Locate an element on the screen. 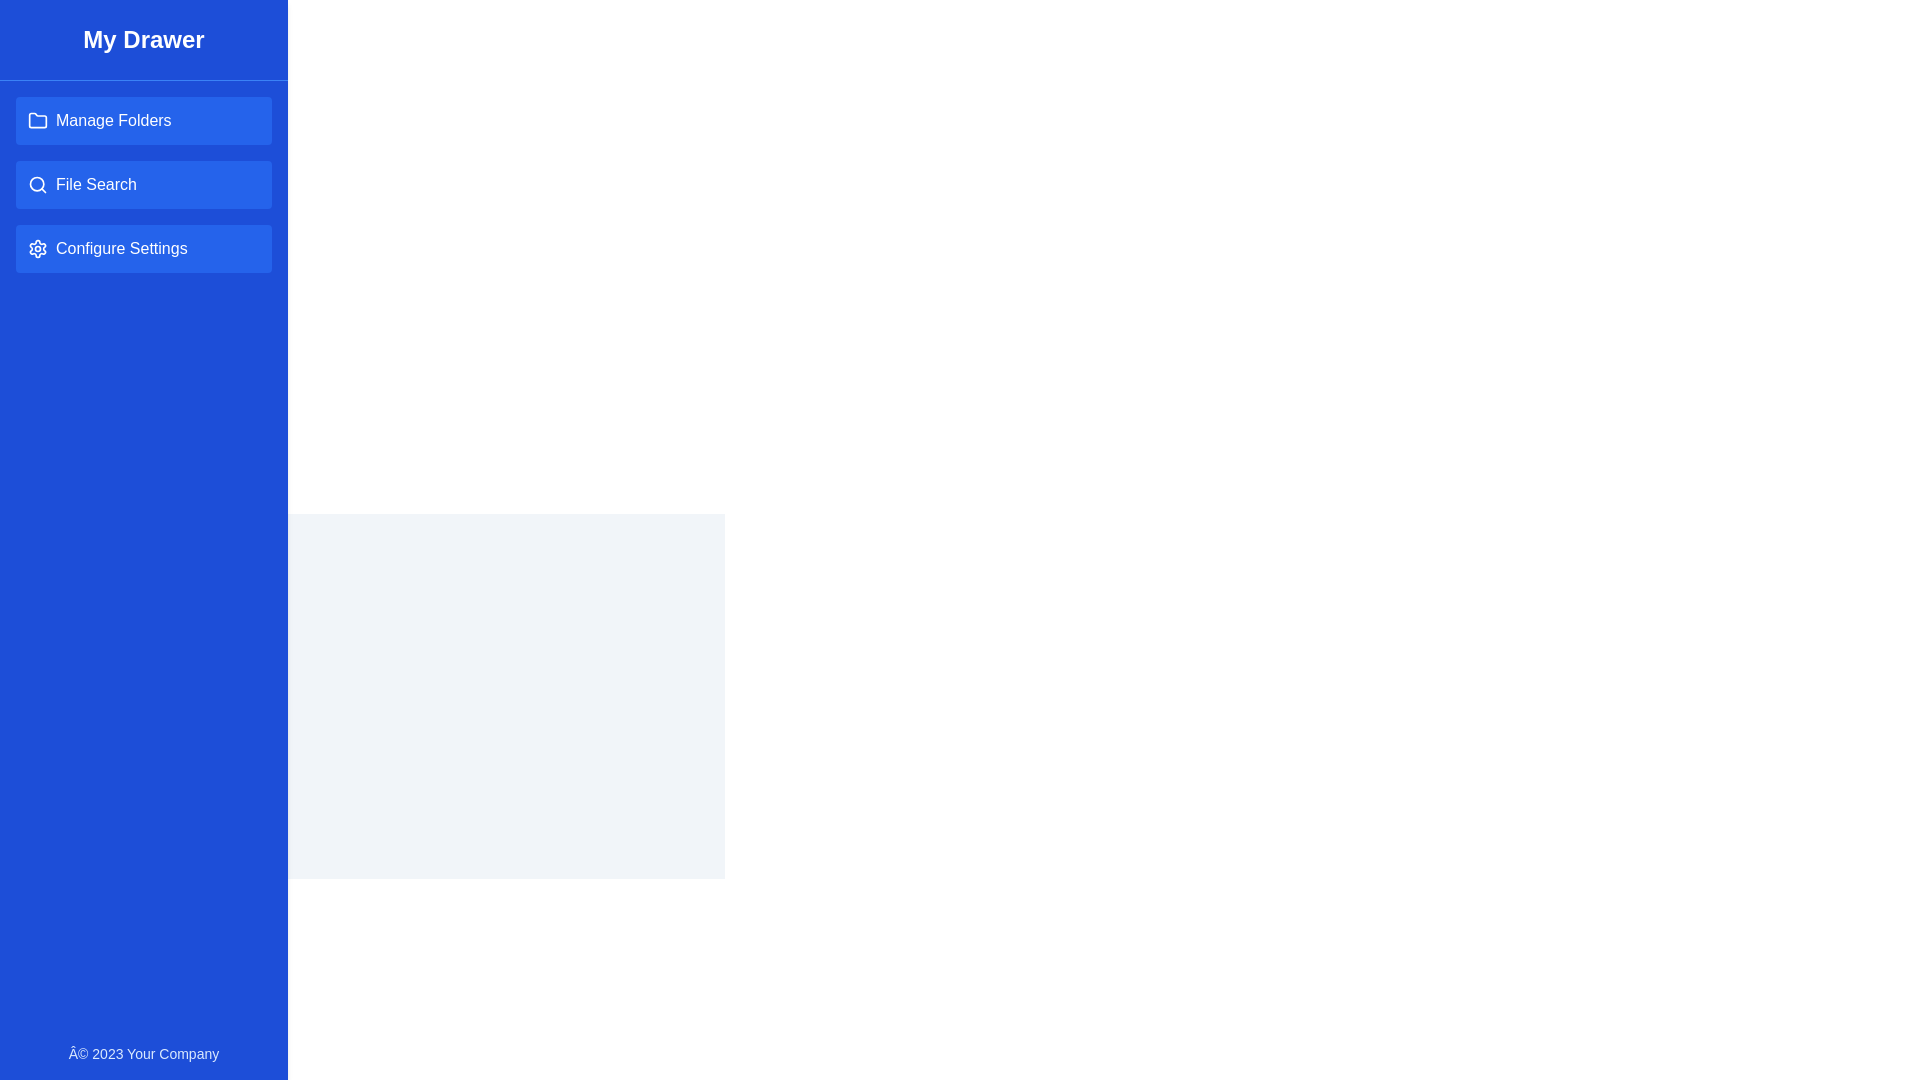  the navigation item File Search in the drawer is located at coordinates (143, 185).